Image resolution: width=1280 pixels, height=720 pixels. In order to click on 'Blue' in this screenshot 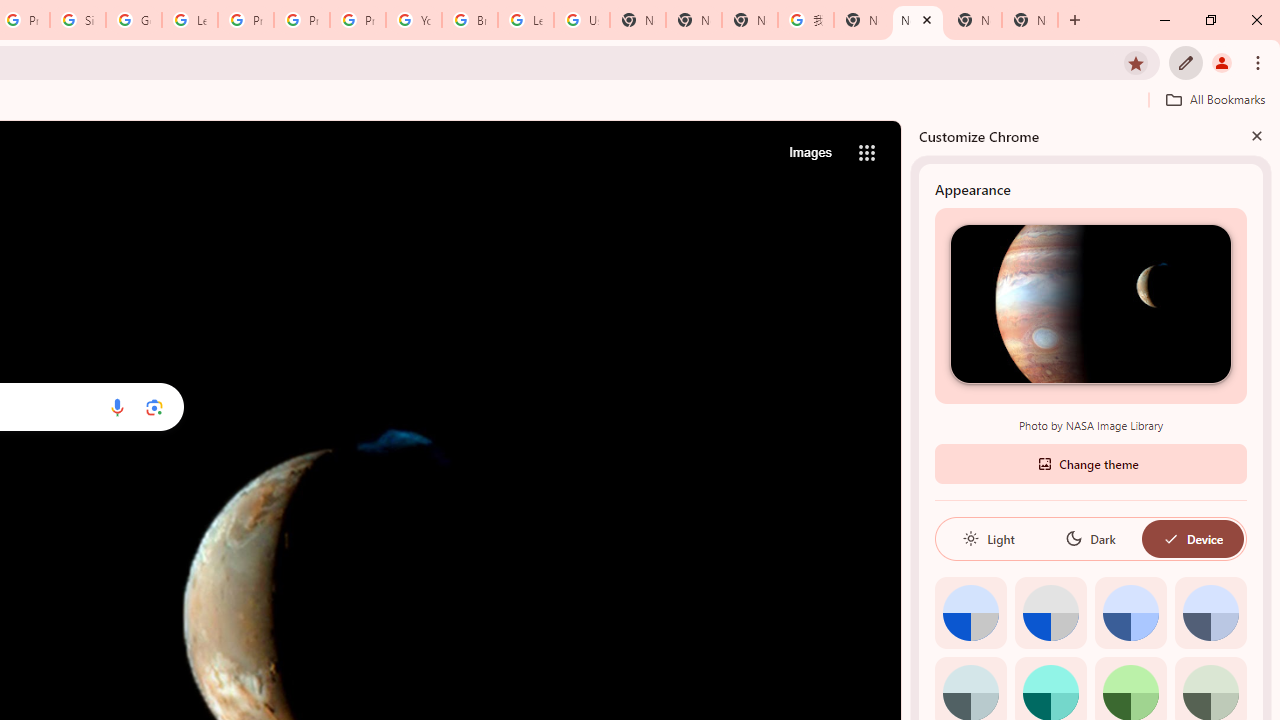, I will do `click(1130, 611)`.